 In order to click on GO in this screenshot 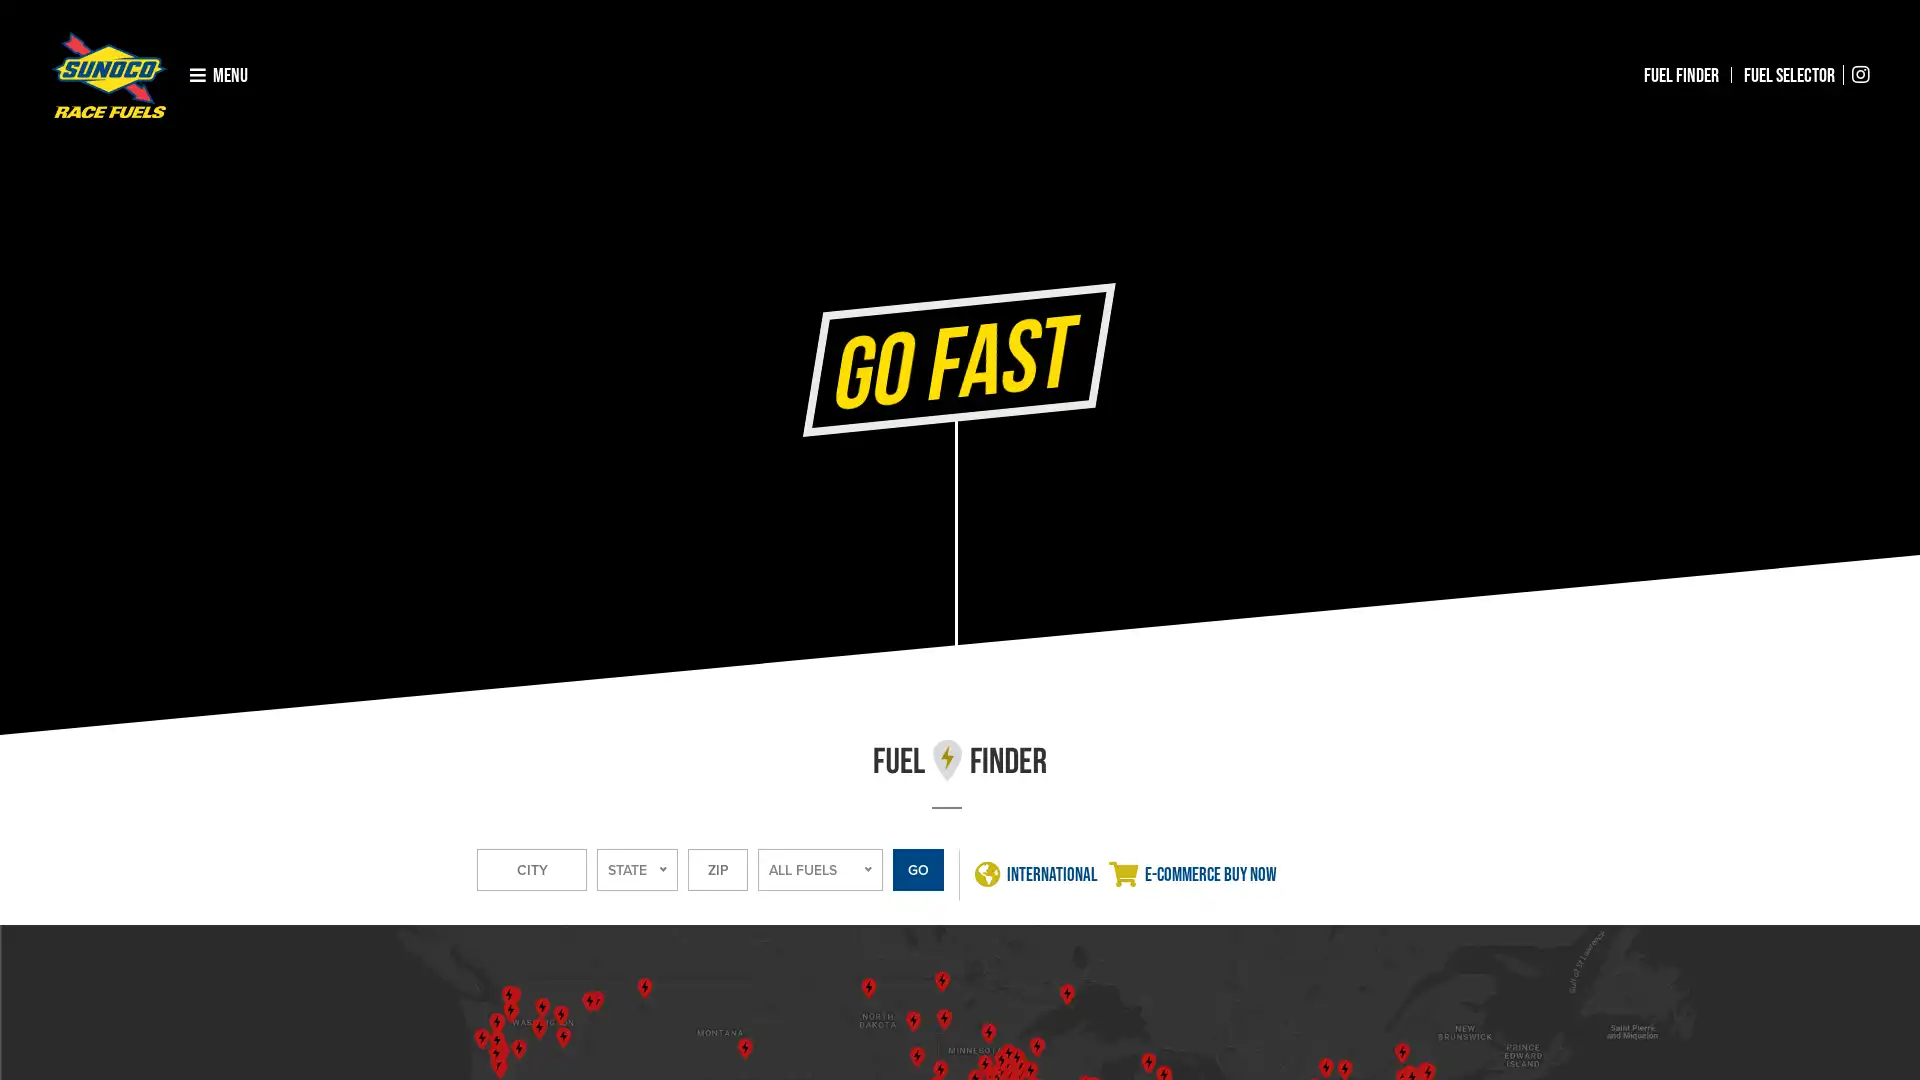, I will do `click(917, 869)`.